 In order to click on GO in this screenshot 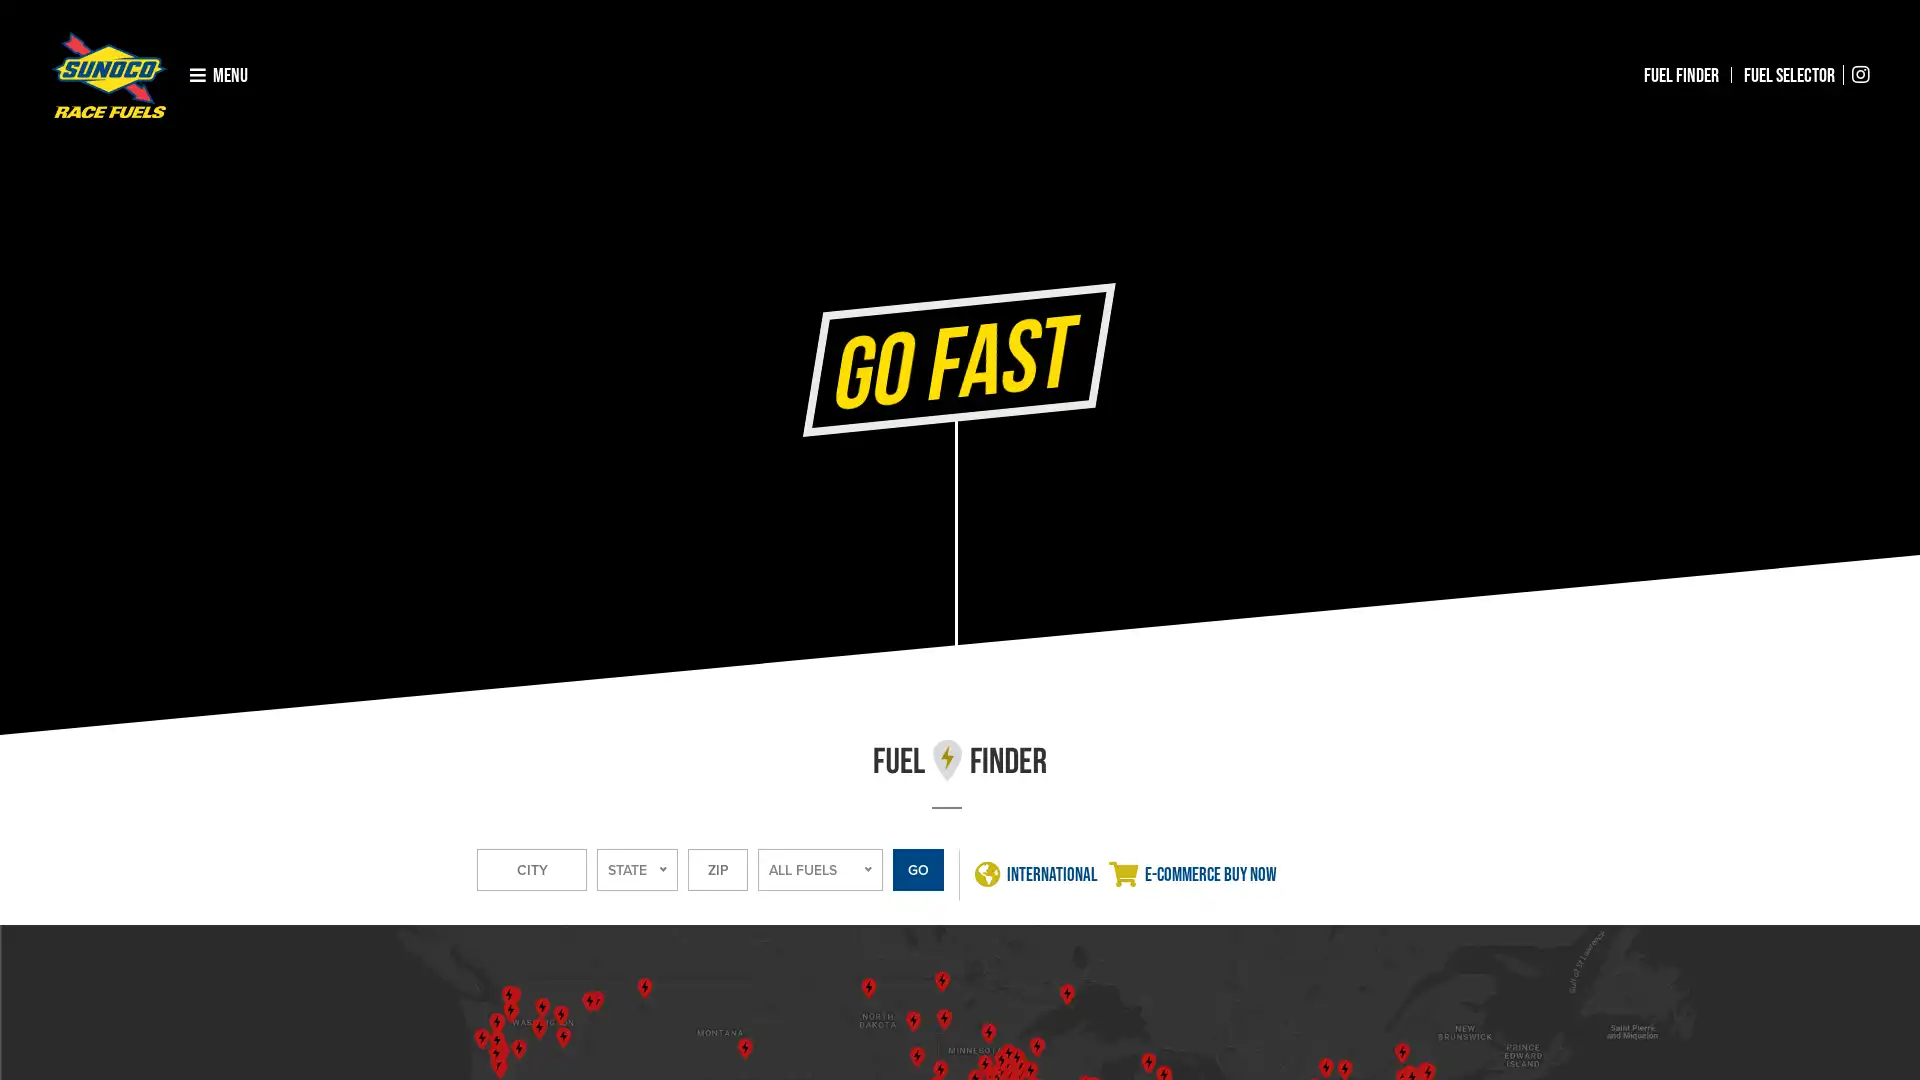, I will do `click(917, 869)`.